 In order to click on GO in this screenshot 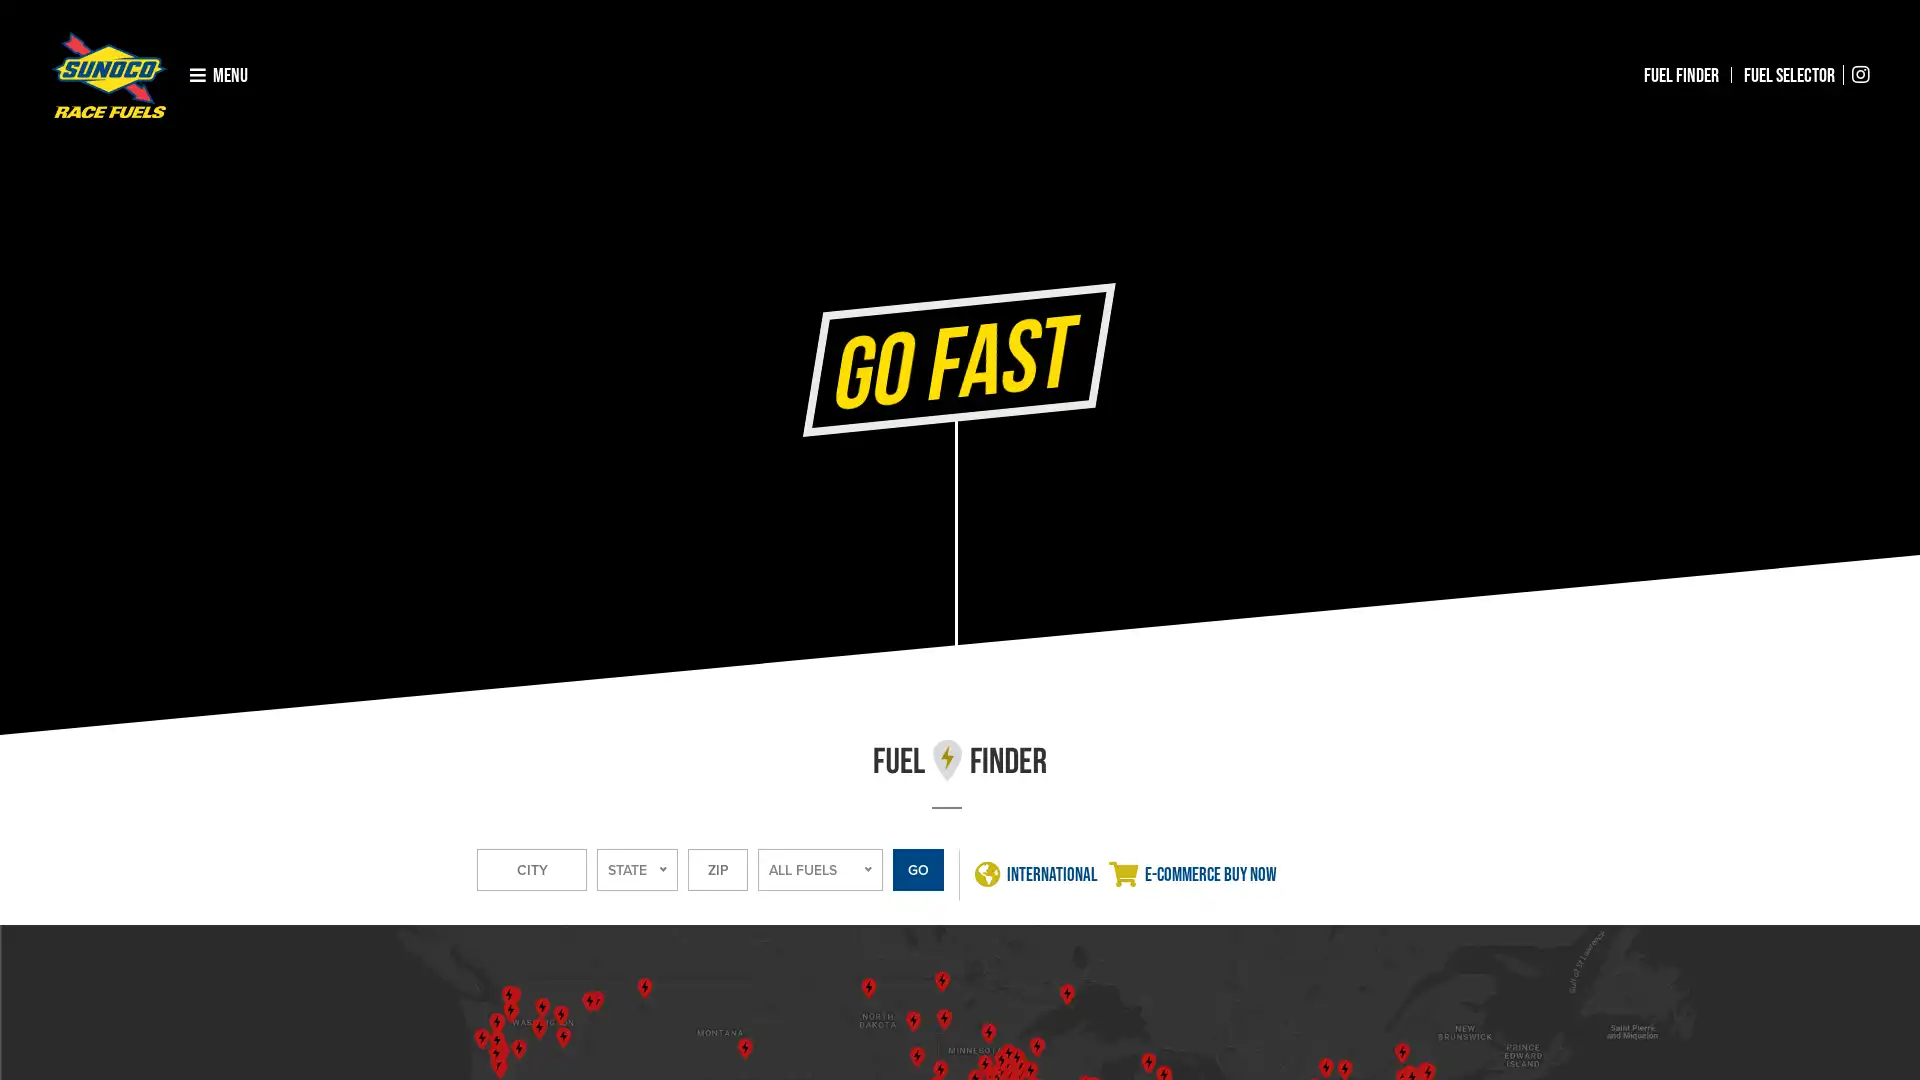, I will do `click(917, 869)`.